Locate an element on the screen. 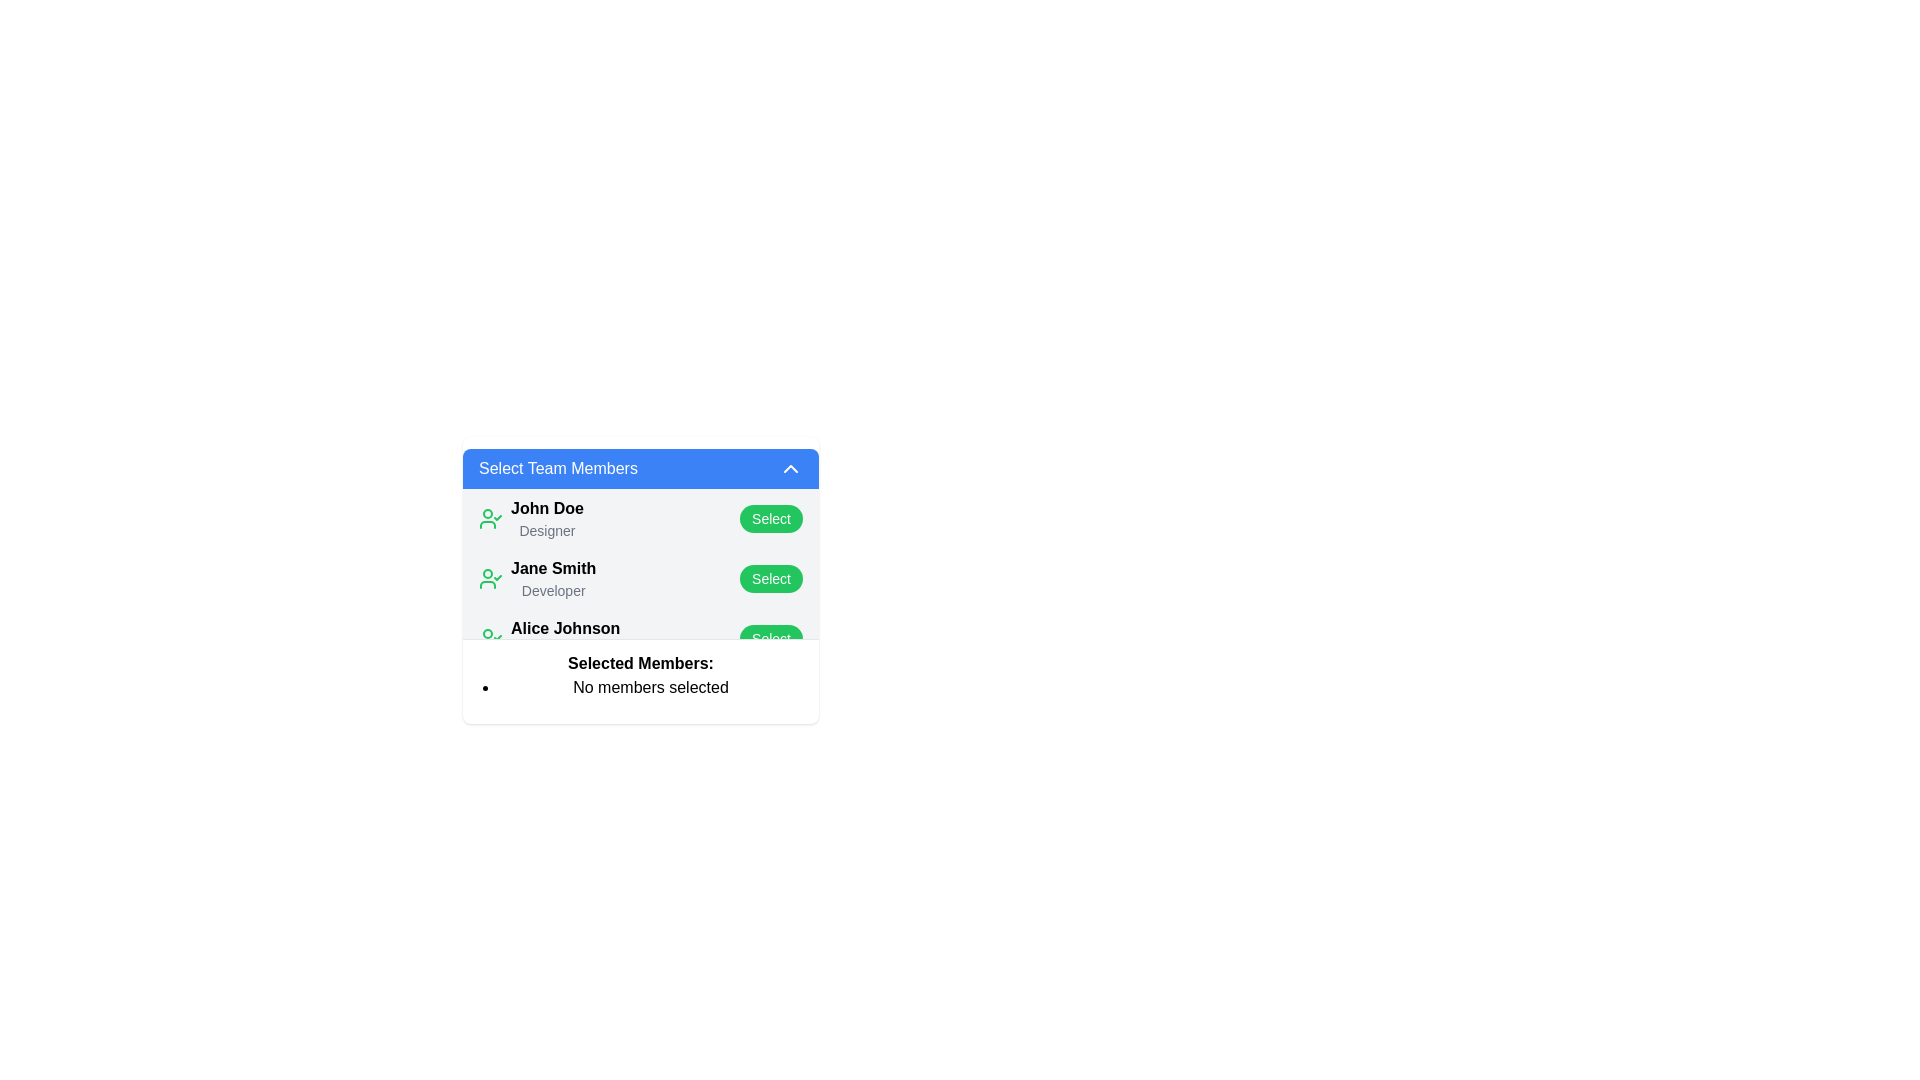 The width and height of the screenshot is (1920, 1080). the text label indicating the role of 'Jane Smith', which is located below her name in the team member selection interface is located at coordinates (553, 589).